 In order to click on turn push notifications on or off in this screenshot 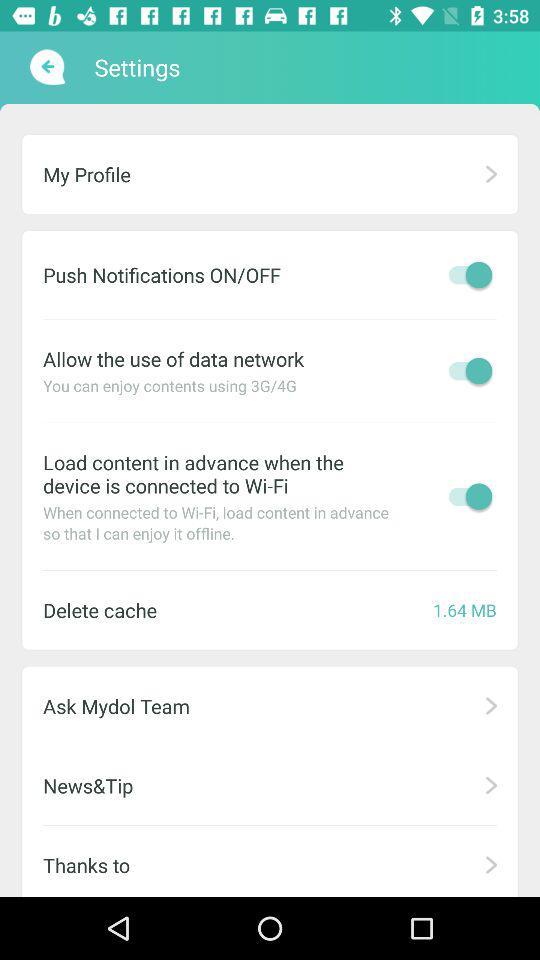, I will do `click(465, 274)`.